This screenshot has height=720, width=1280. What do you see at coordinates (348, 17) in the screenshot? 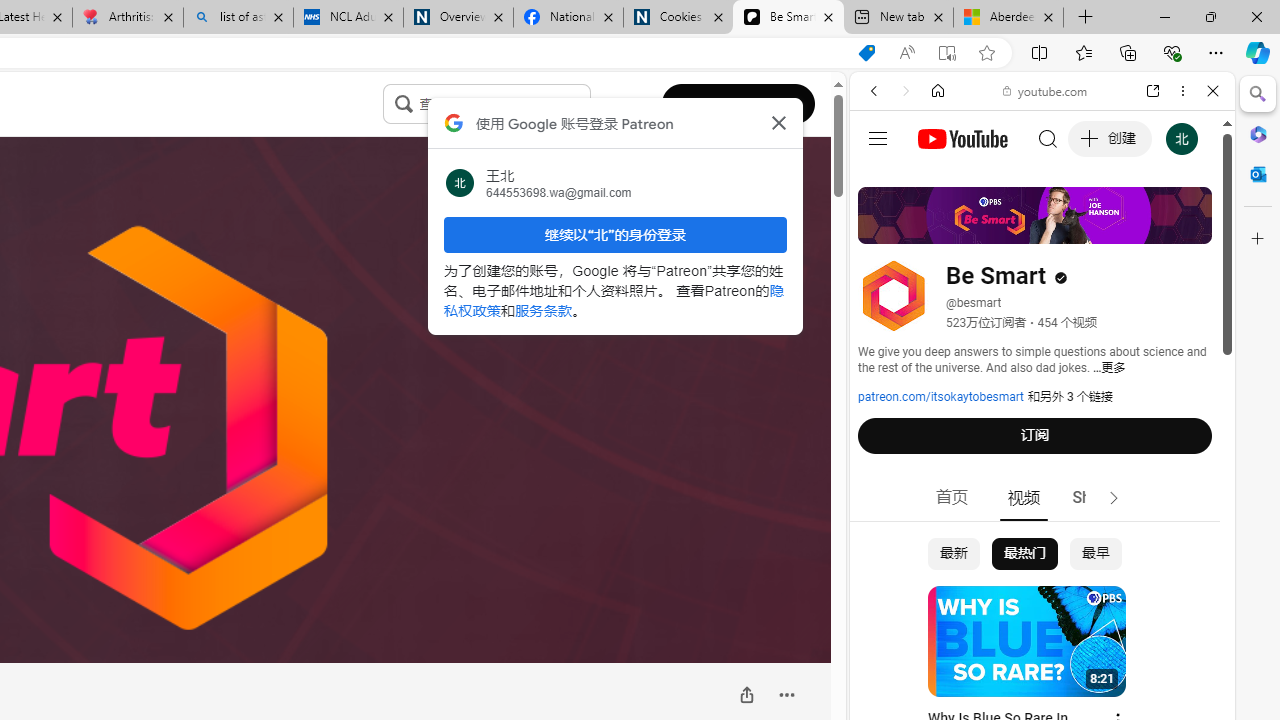
I see `'NCL Adult Asthma Inhaler Choice Guideline'` at bounding box center [348, 17].